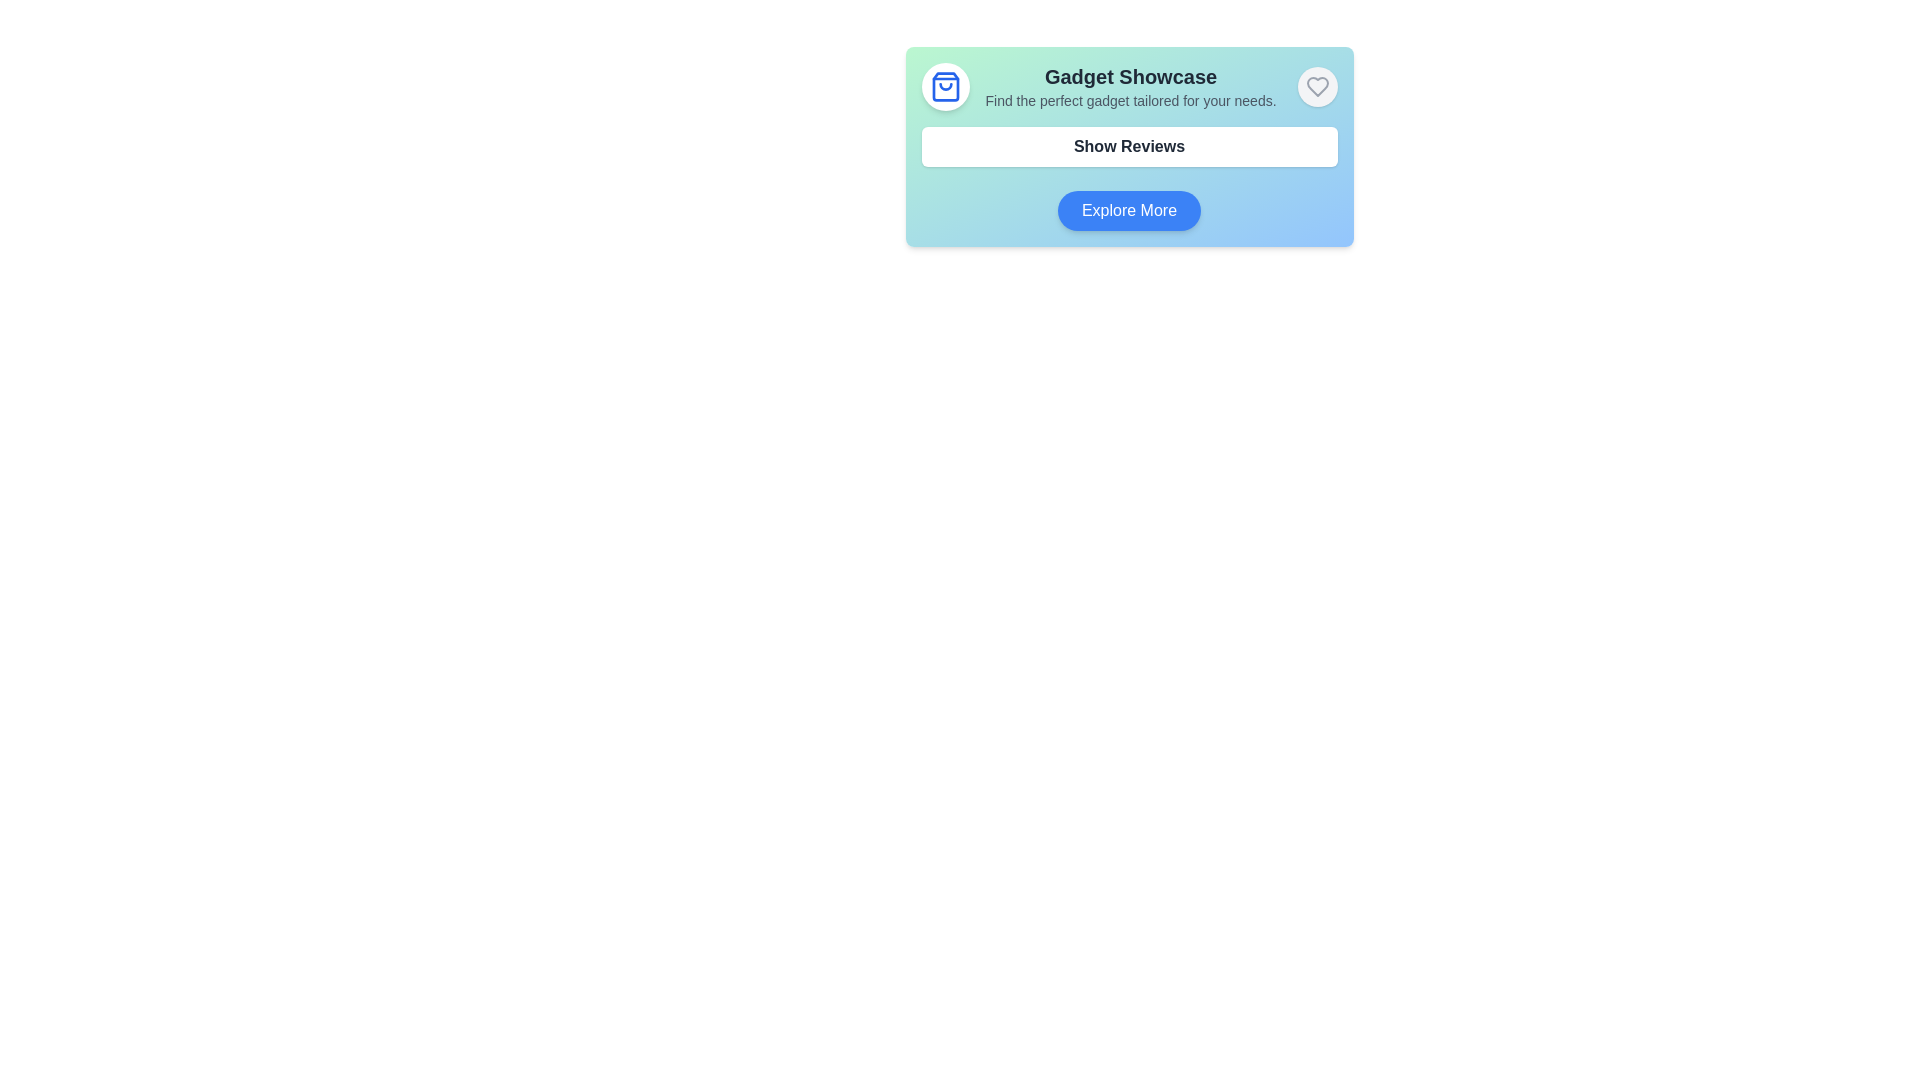 This screenshot has height=1080, width=1920. Describe the element at coordinates (1317, 86) in the screenshot. I see `the heart-shaped icon in the top-right corner of the card layout to like or favorite the associated item` at that location.